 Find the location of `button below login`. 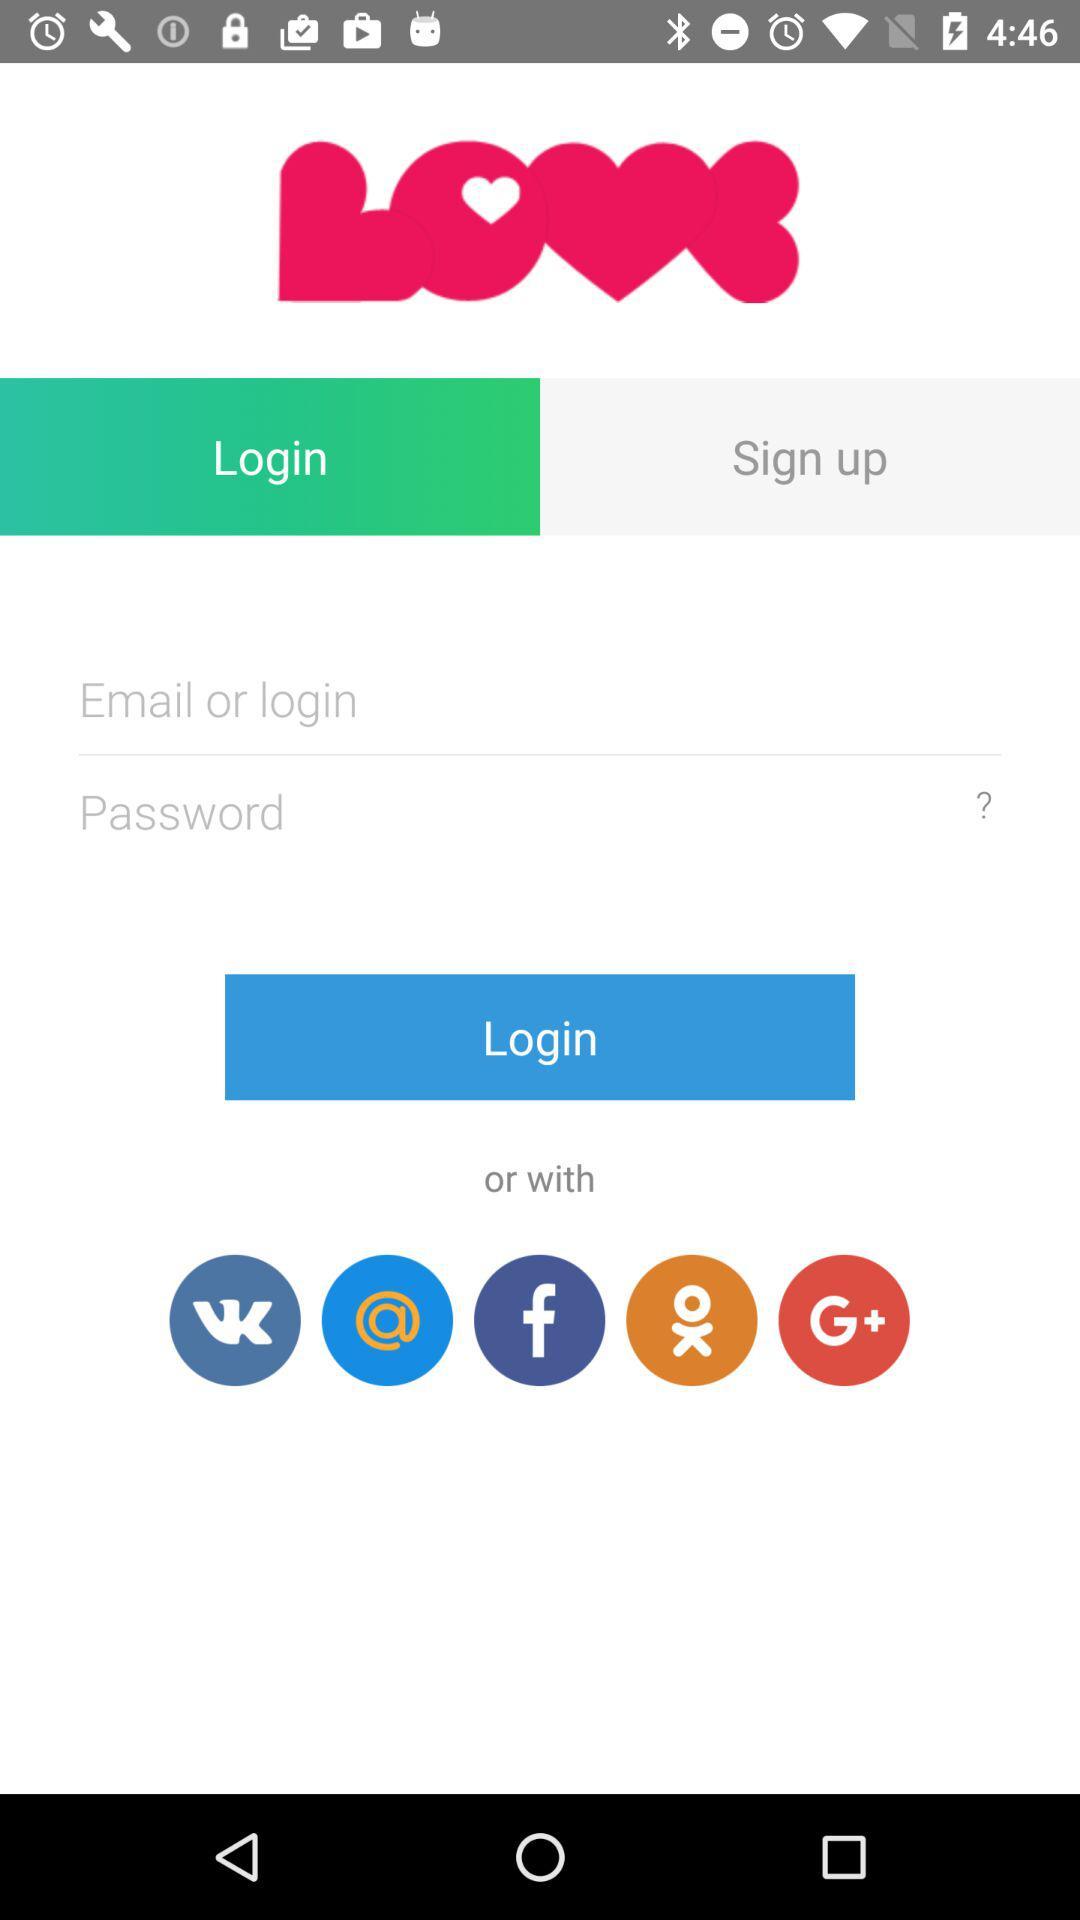

button below login is located at coordinates (690, 1320).